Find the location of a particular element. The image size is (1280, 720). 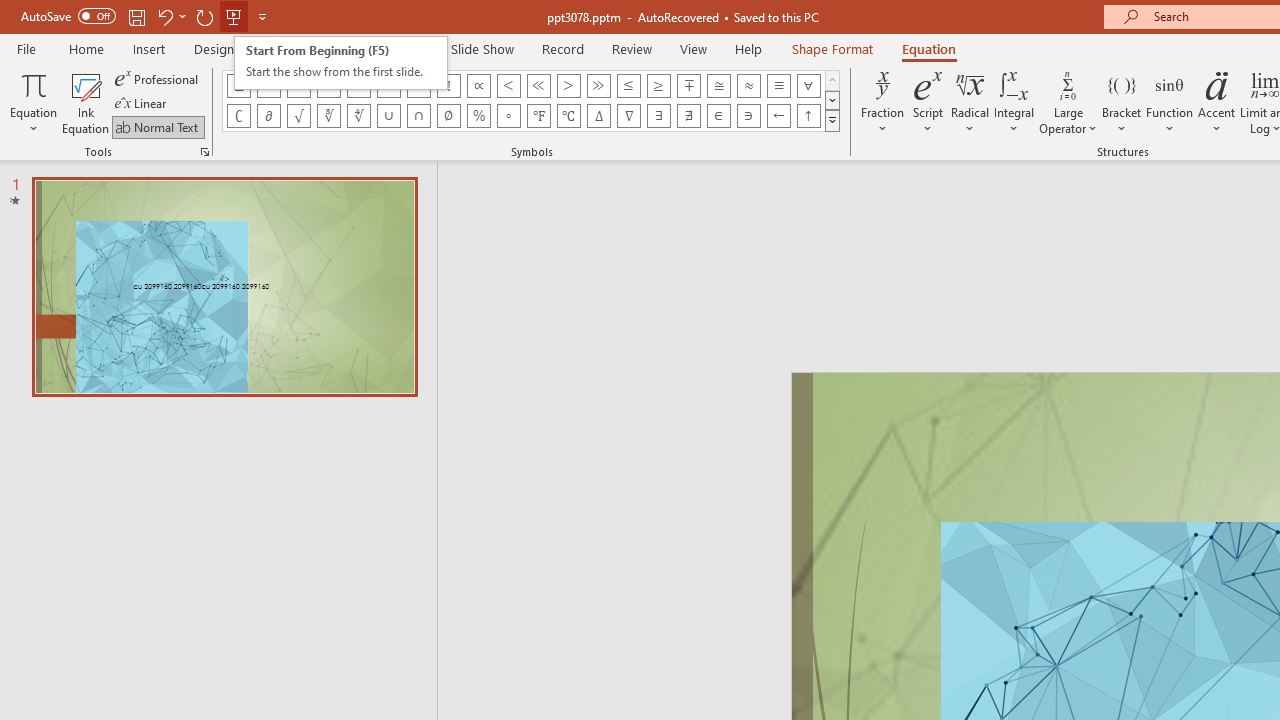

'Equation Symbol Approximately Equal To' is located at coordinates (718, 85).